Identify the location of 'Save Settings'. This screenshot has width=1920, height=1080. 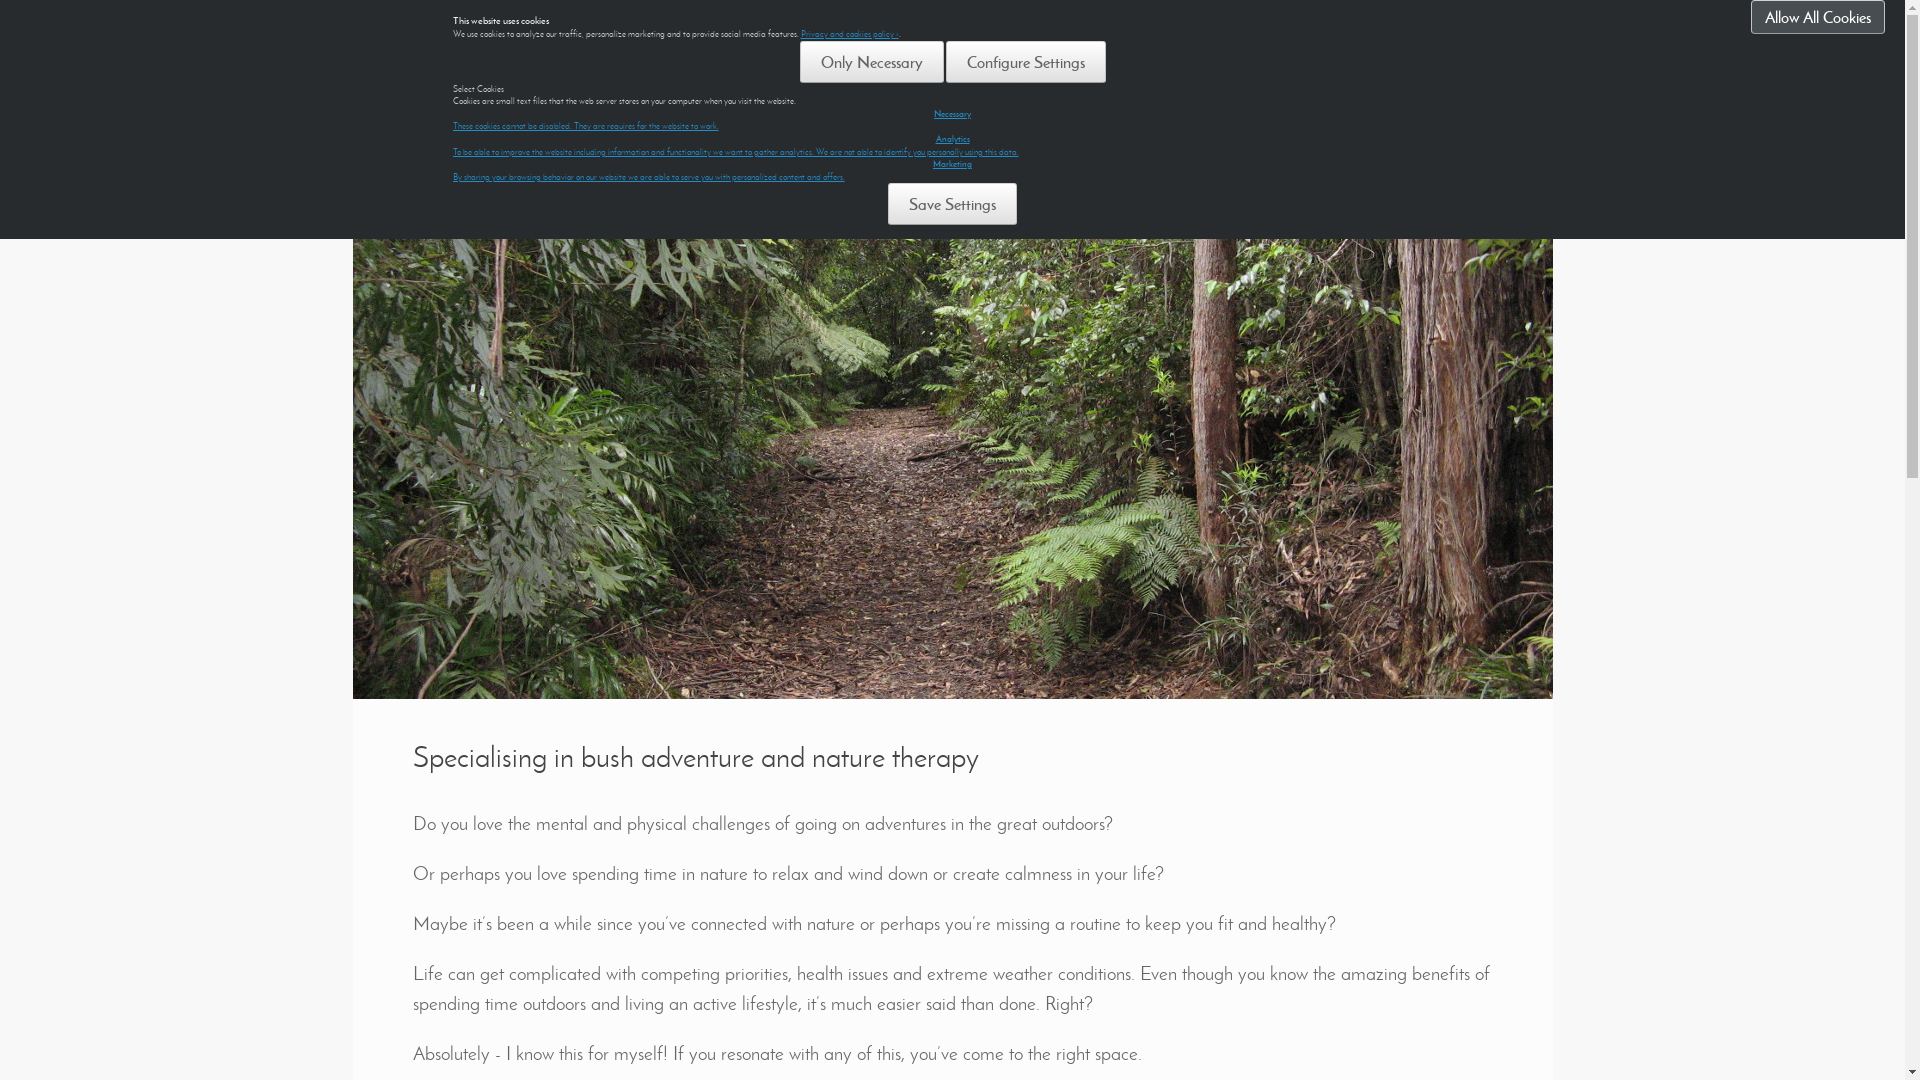
(951, 204).